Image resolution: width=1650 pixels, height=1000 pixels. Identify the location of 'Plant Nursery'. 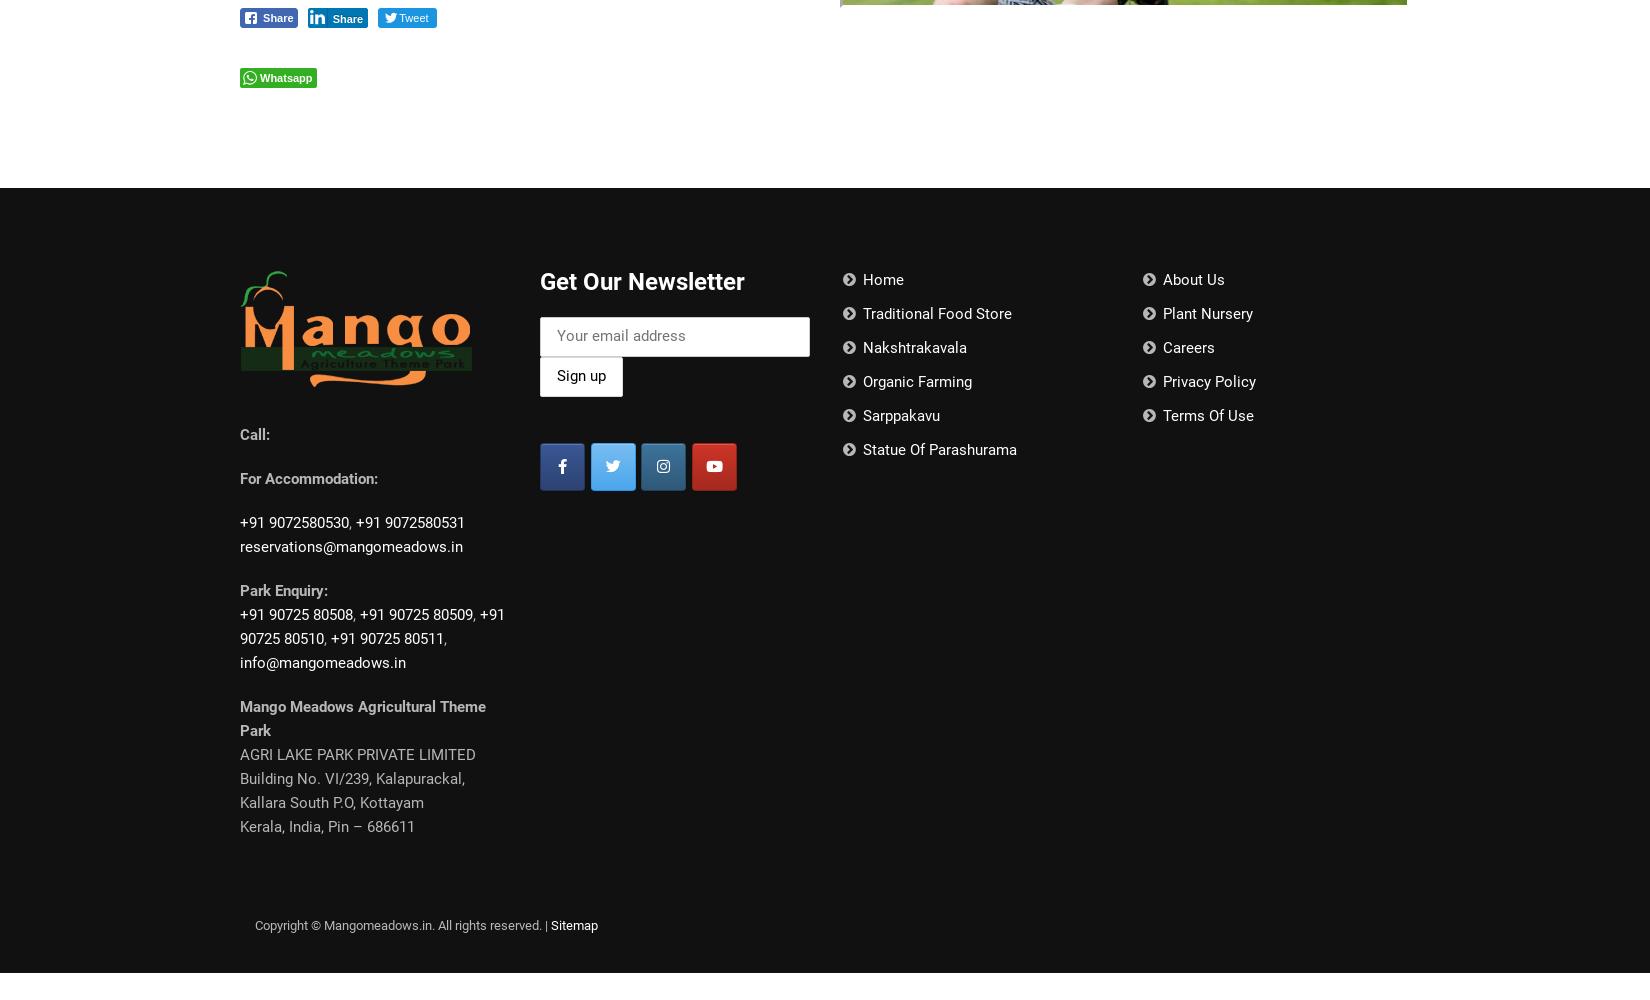
(1205, 313).